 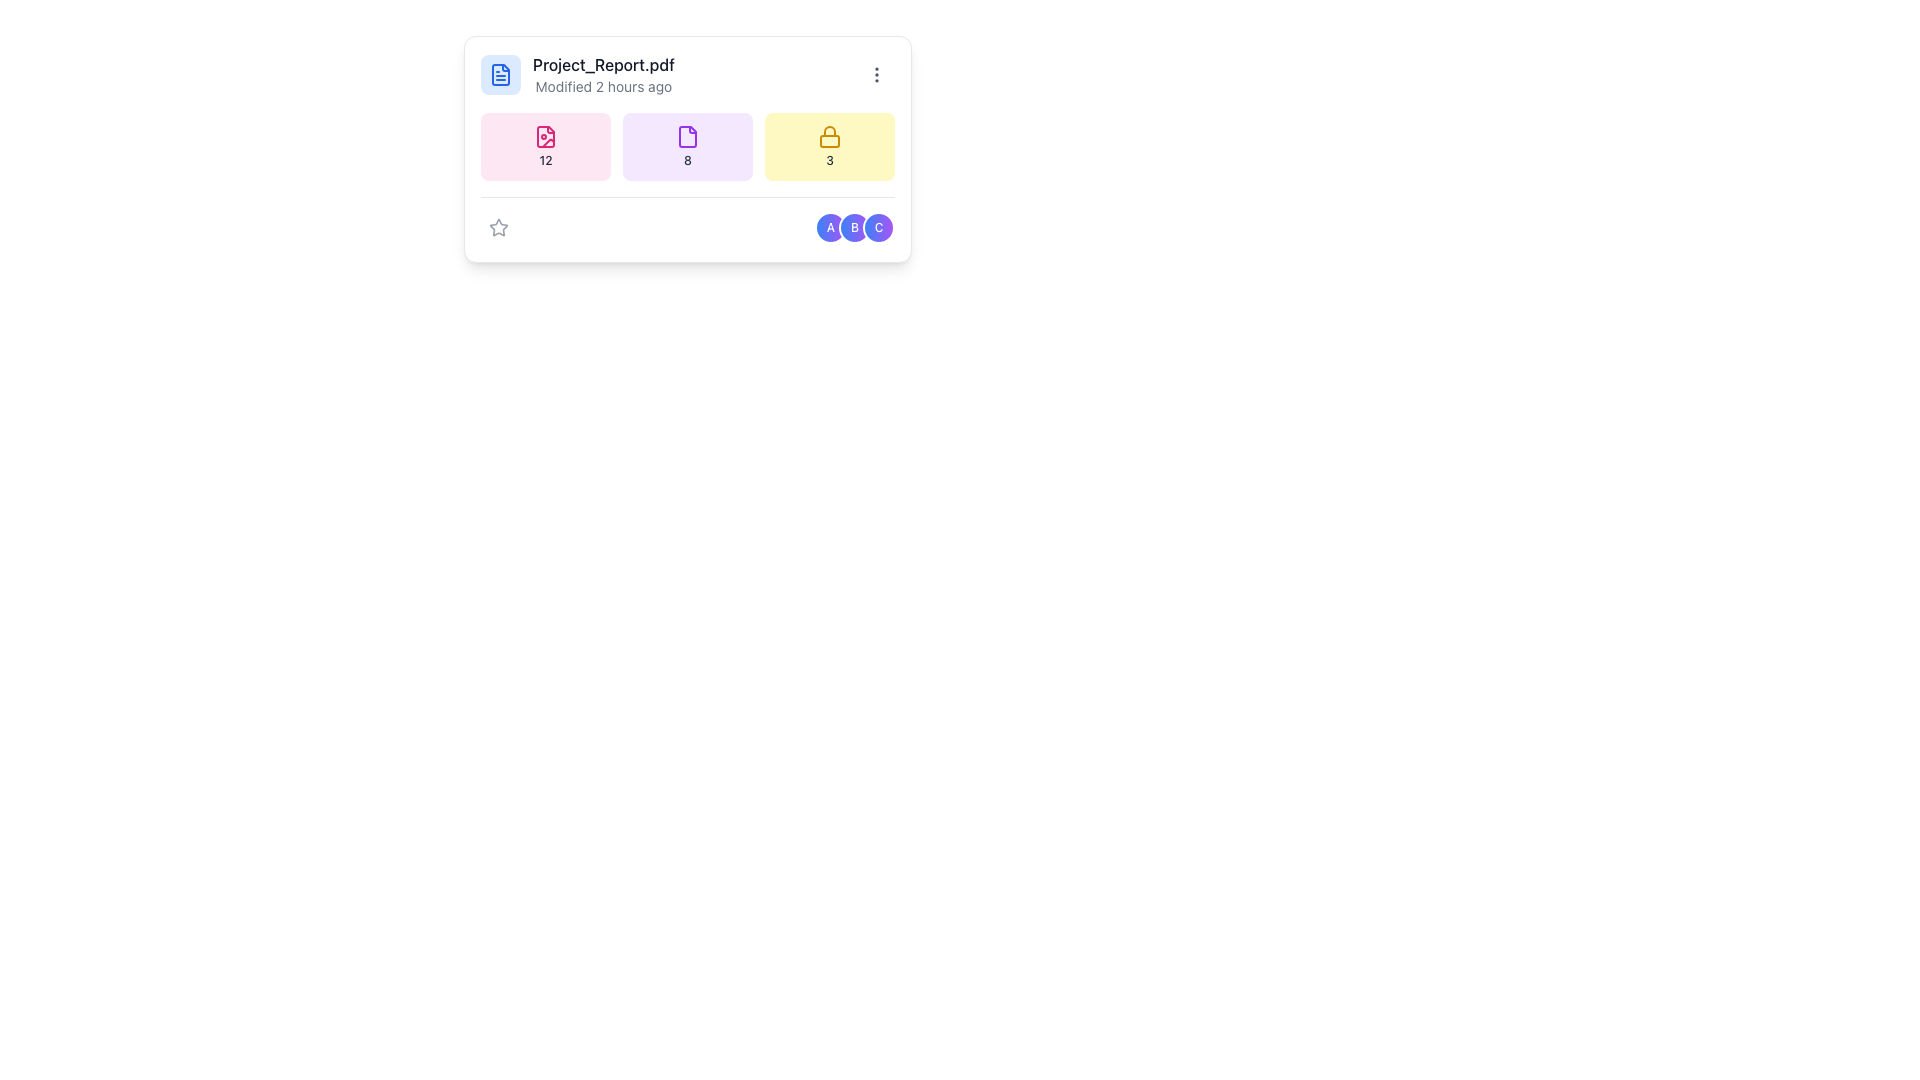 What do you see at coordinates (499, 226) in the screenshot?
I see `the star icon with a gray outline located in the bottom area of the UI section that displays file details` at bounding box center [499, 226].